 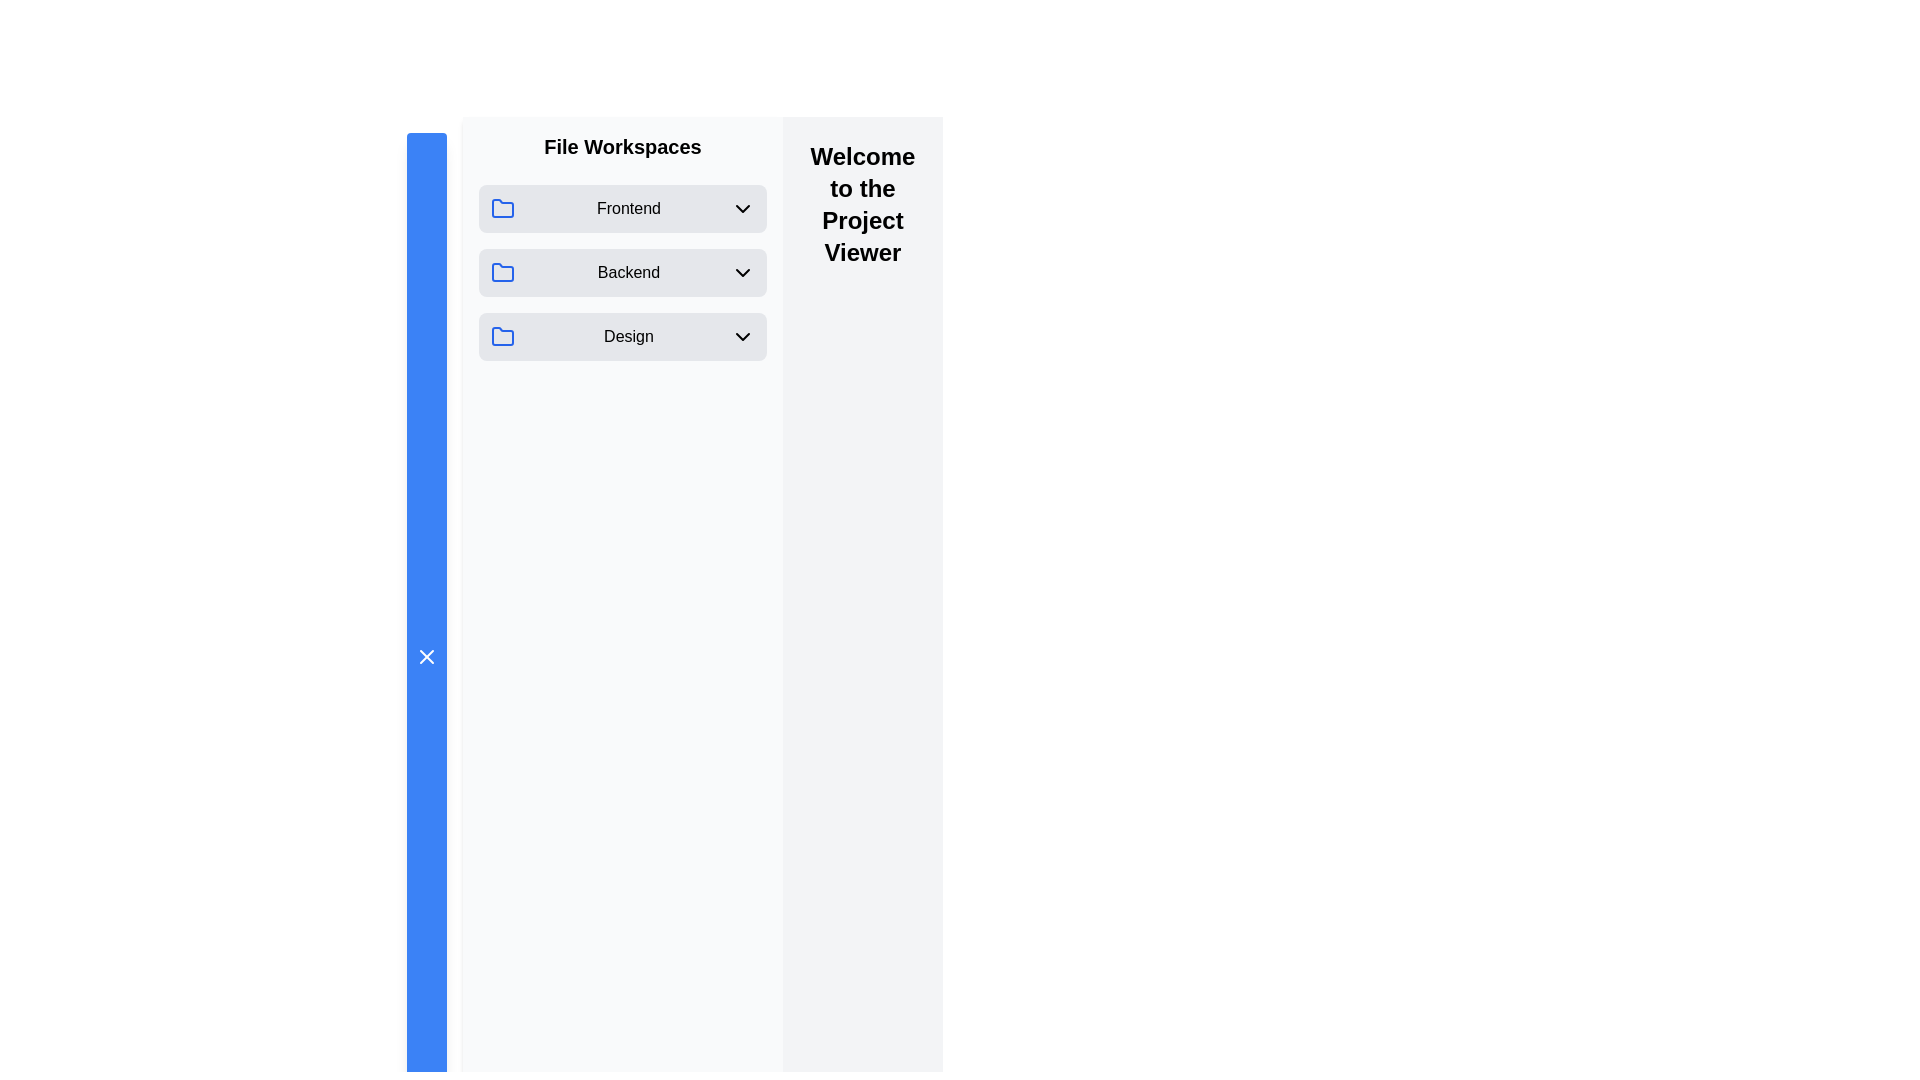 I want to click on the blue folder icon located in the left panel under the 'File Workspaces' section, adjacent to the 'Frontend' text label, so click(x=503, y=208).